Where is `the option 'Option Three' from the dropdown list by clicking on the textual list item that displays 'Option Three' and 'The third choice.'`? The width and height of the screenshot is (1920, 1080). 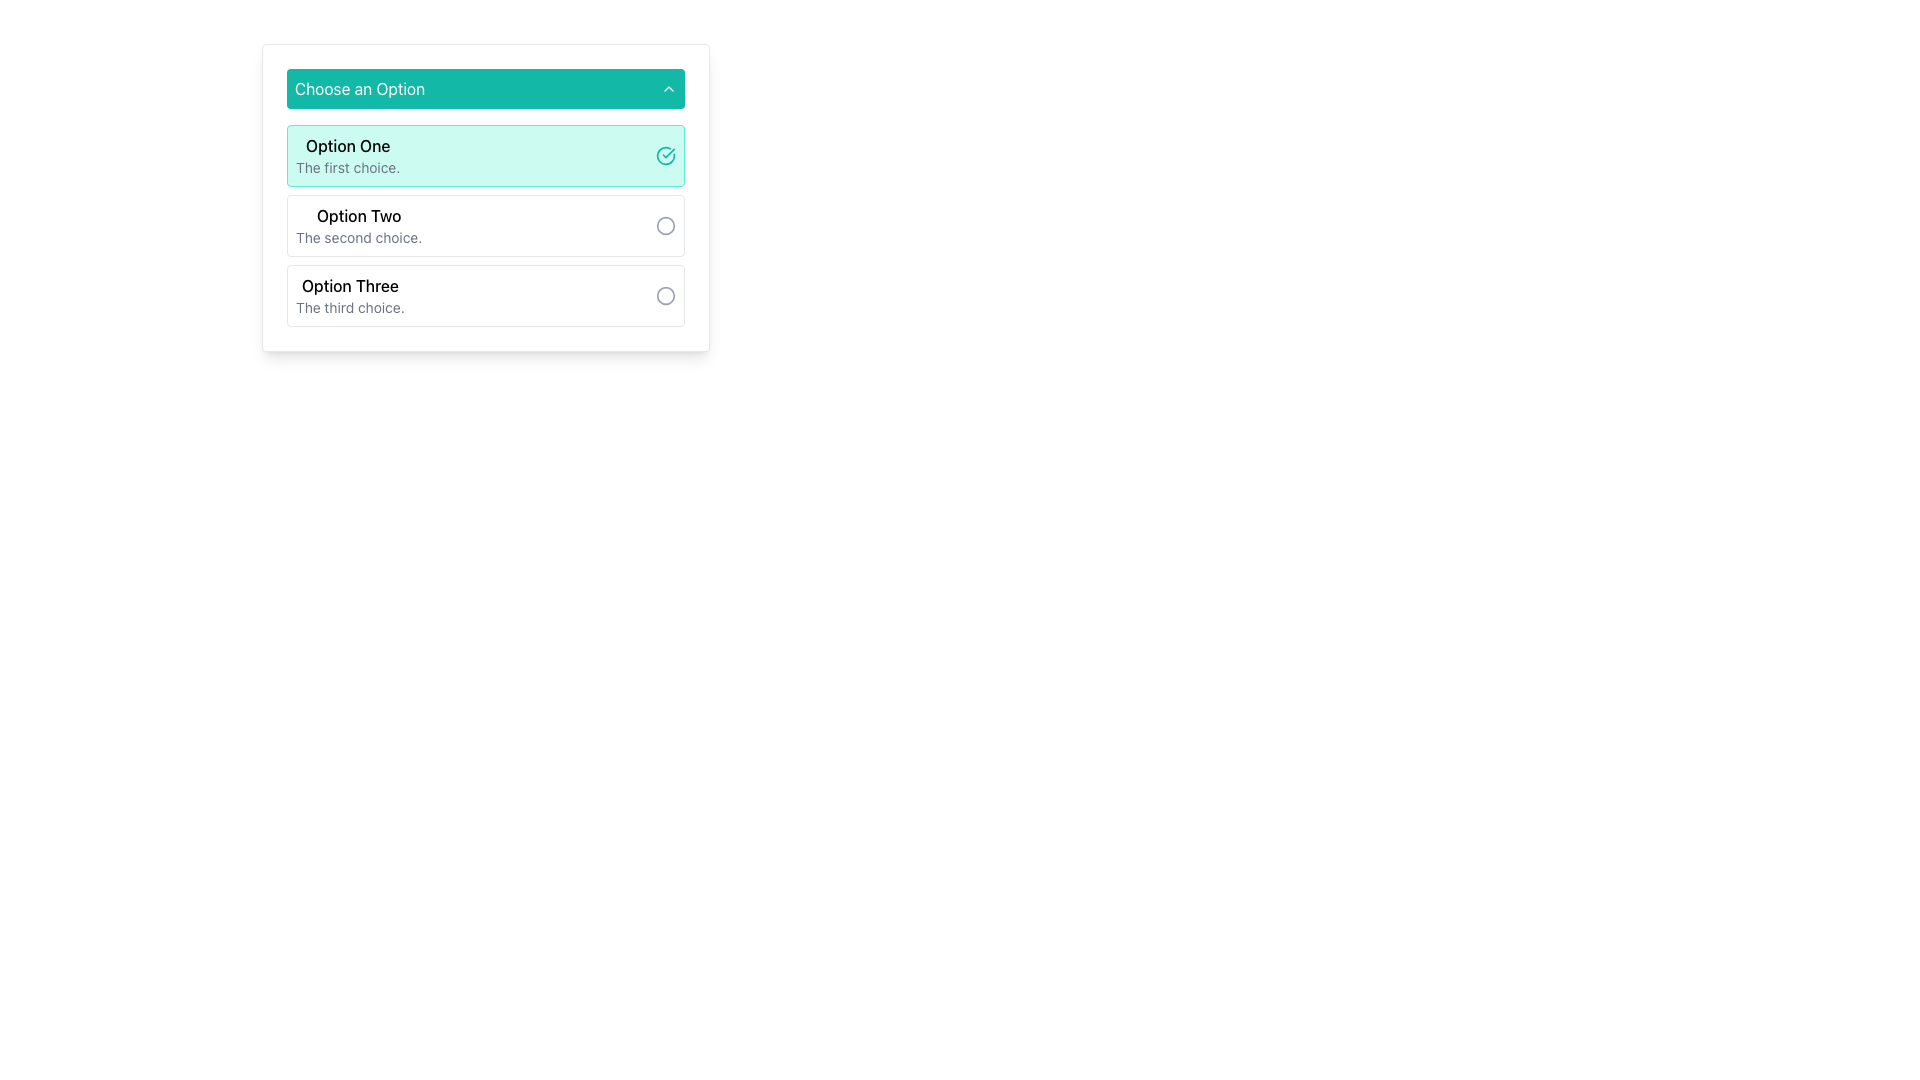 the option 'Option Three' from the dropdown list by clicking on the textual list item that displays 'Option Three' and 'The third choice.' is located at coordinates (350, 296).